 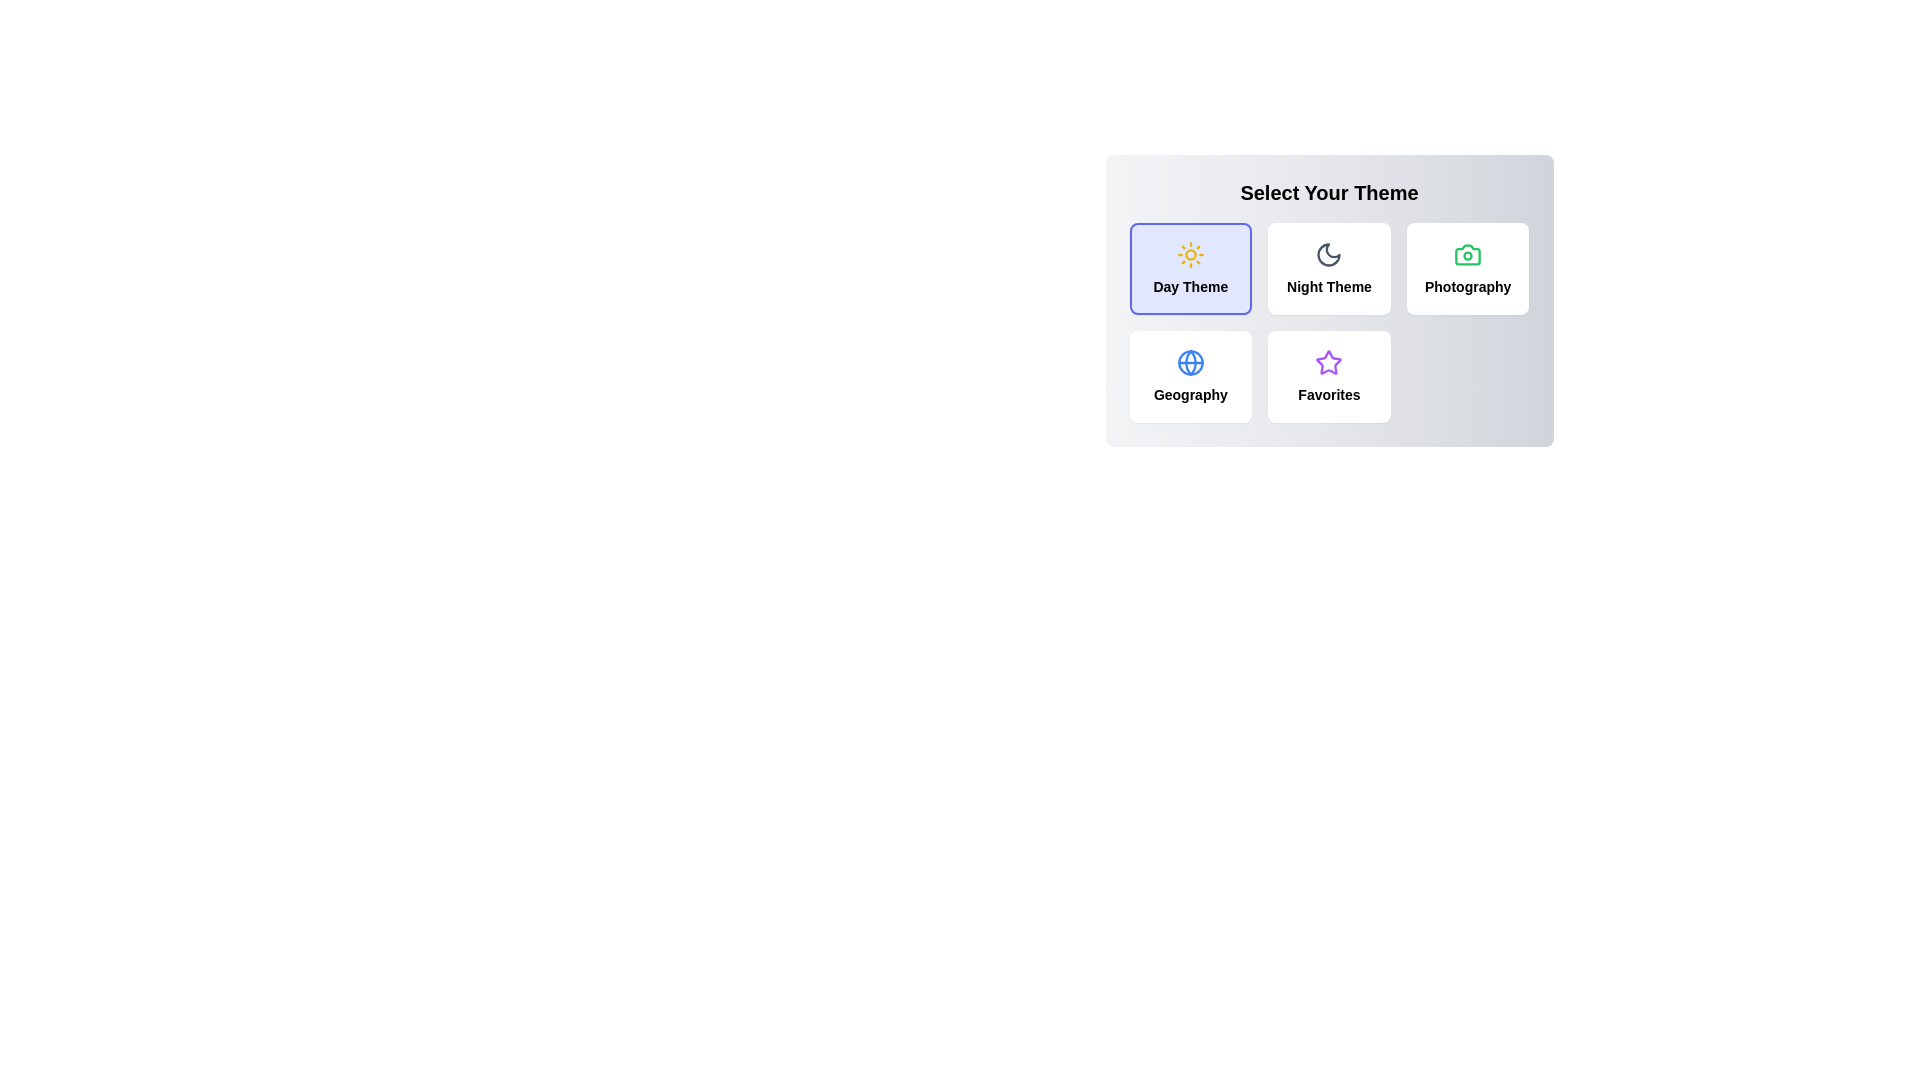 What do you see at coordinates (1190, 253) in the screenshot?
I see `the Icon representing the 'Day Theme' selection located at the center-top of the 'Day Theme' panel, above the text label 'Day Theme'` at bounding box center [1190, 253].